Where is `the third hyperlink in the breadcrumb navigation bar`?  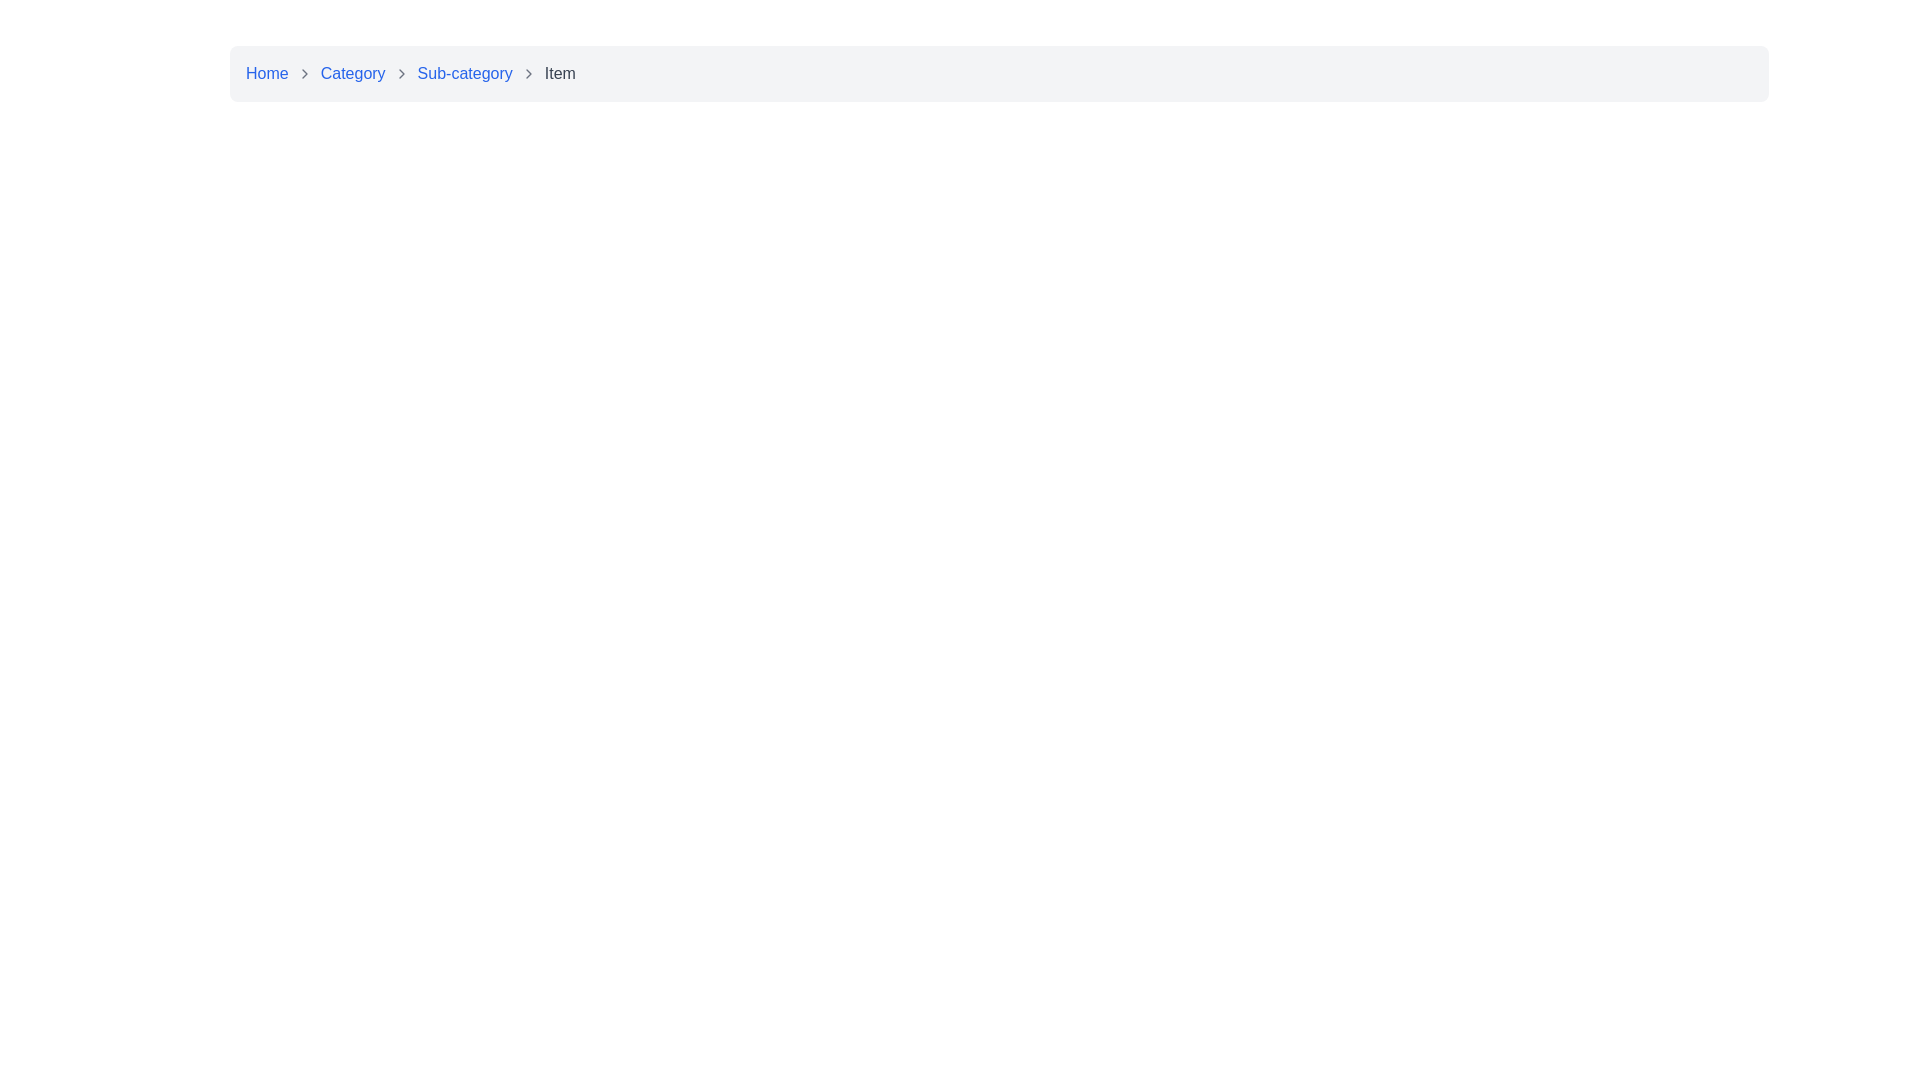 the third hyperlink in the breadcrumb navigation bar is located at coordinates (464, 72).